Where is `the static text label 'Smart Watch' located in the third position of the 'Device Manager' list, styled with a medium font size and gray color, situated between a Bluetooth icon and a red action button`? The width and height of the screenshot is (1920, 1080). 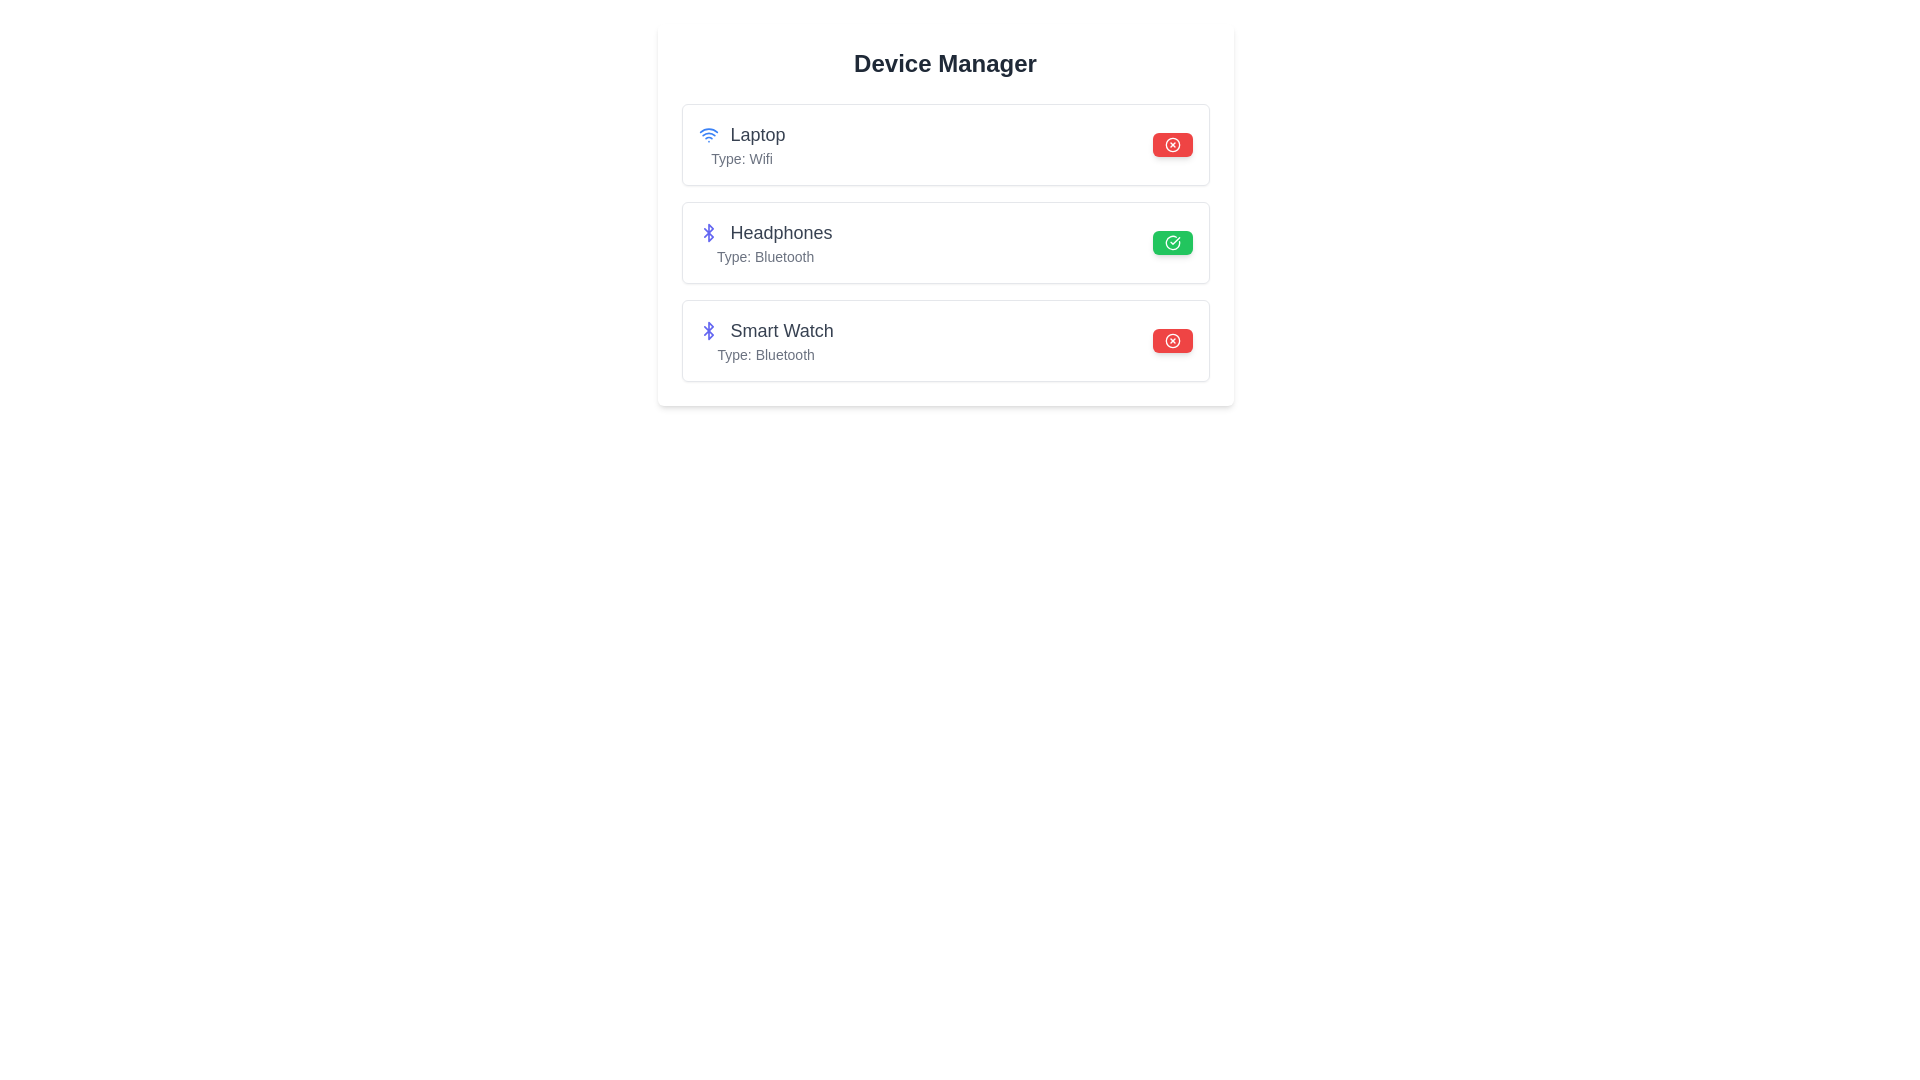
the static text label 'Smart Watch' located in the third position of the 'Device Manager' list, styled with a medium font size and gray color, situated between a Bluetooth icon and a red action button is located at coordinates (781, 330).